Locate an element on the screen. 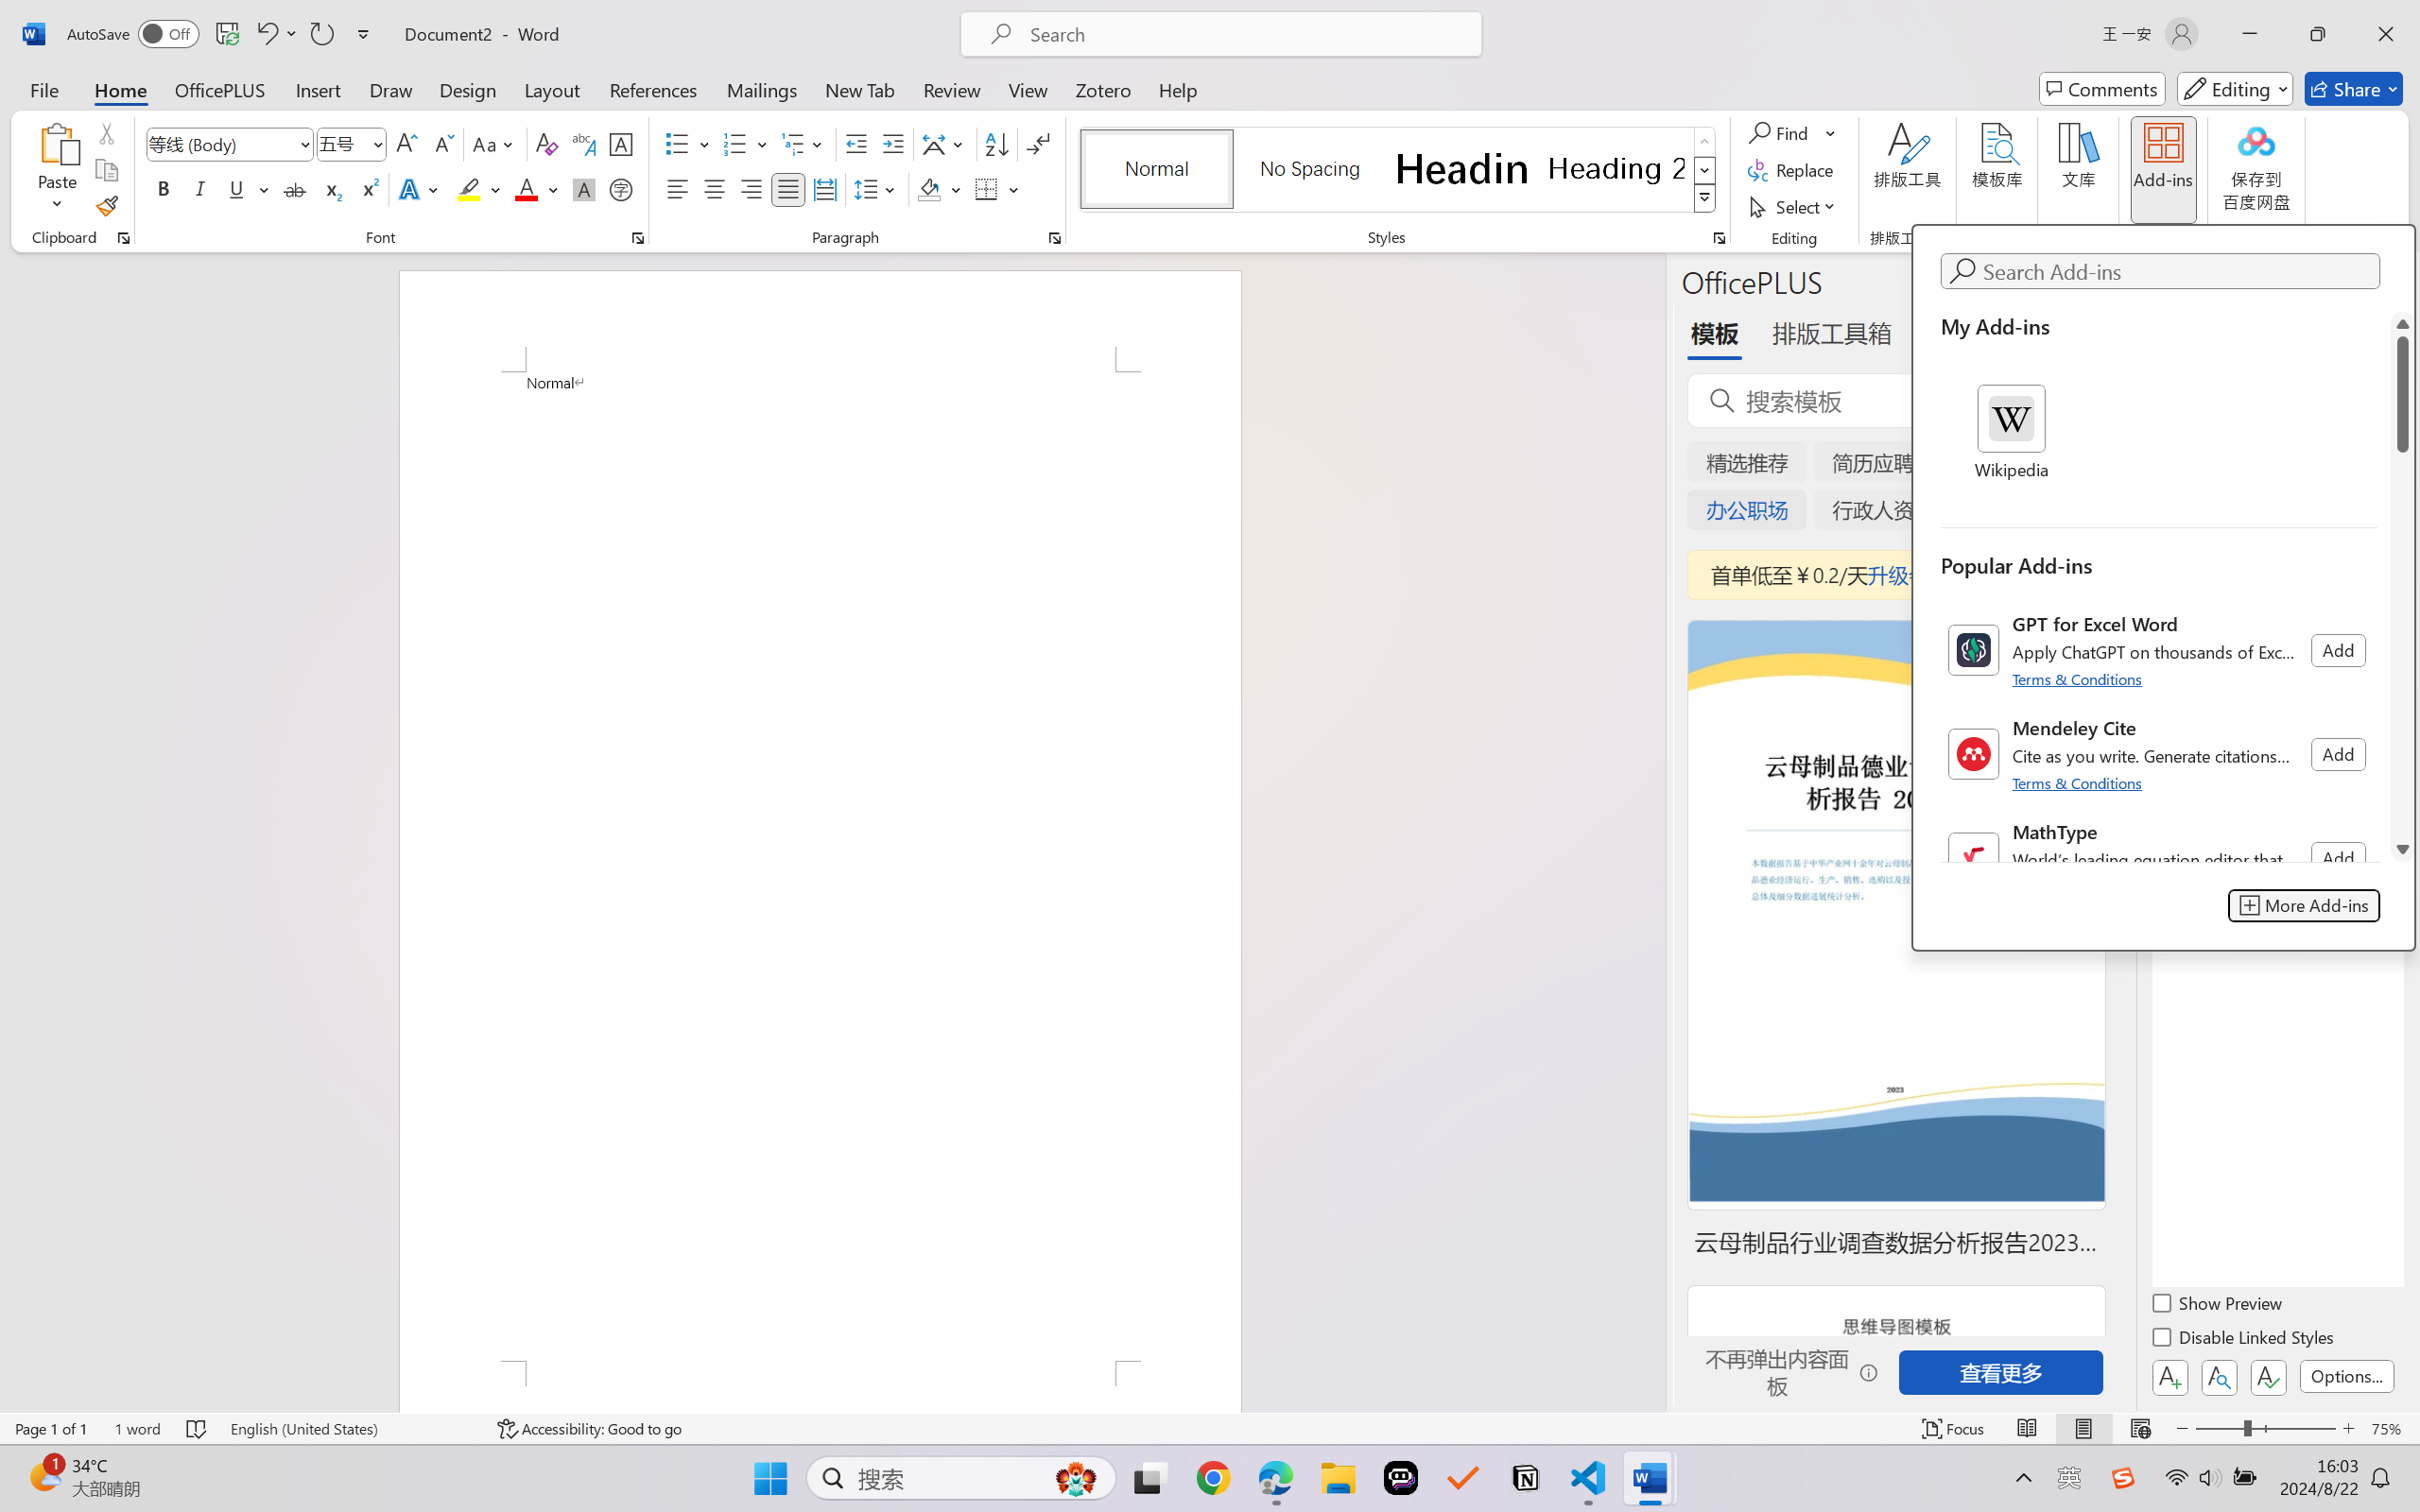 The height and width of the screenshot is (1512, 2420). 'Heading 2' is located at coordinates (1616, 168).